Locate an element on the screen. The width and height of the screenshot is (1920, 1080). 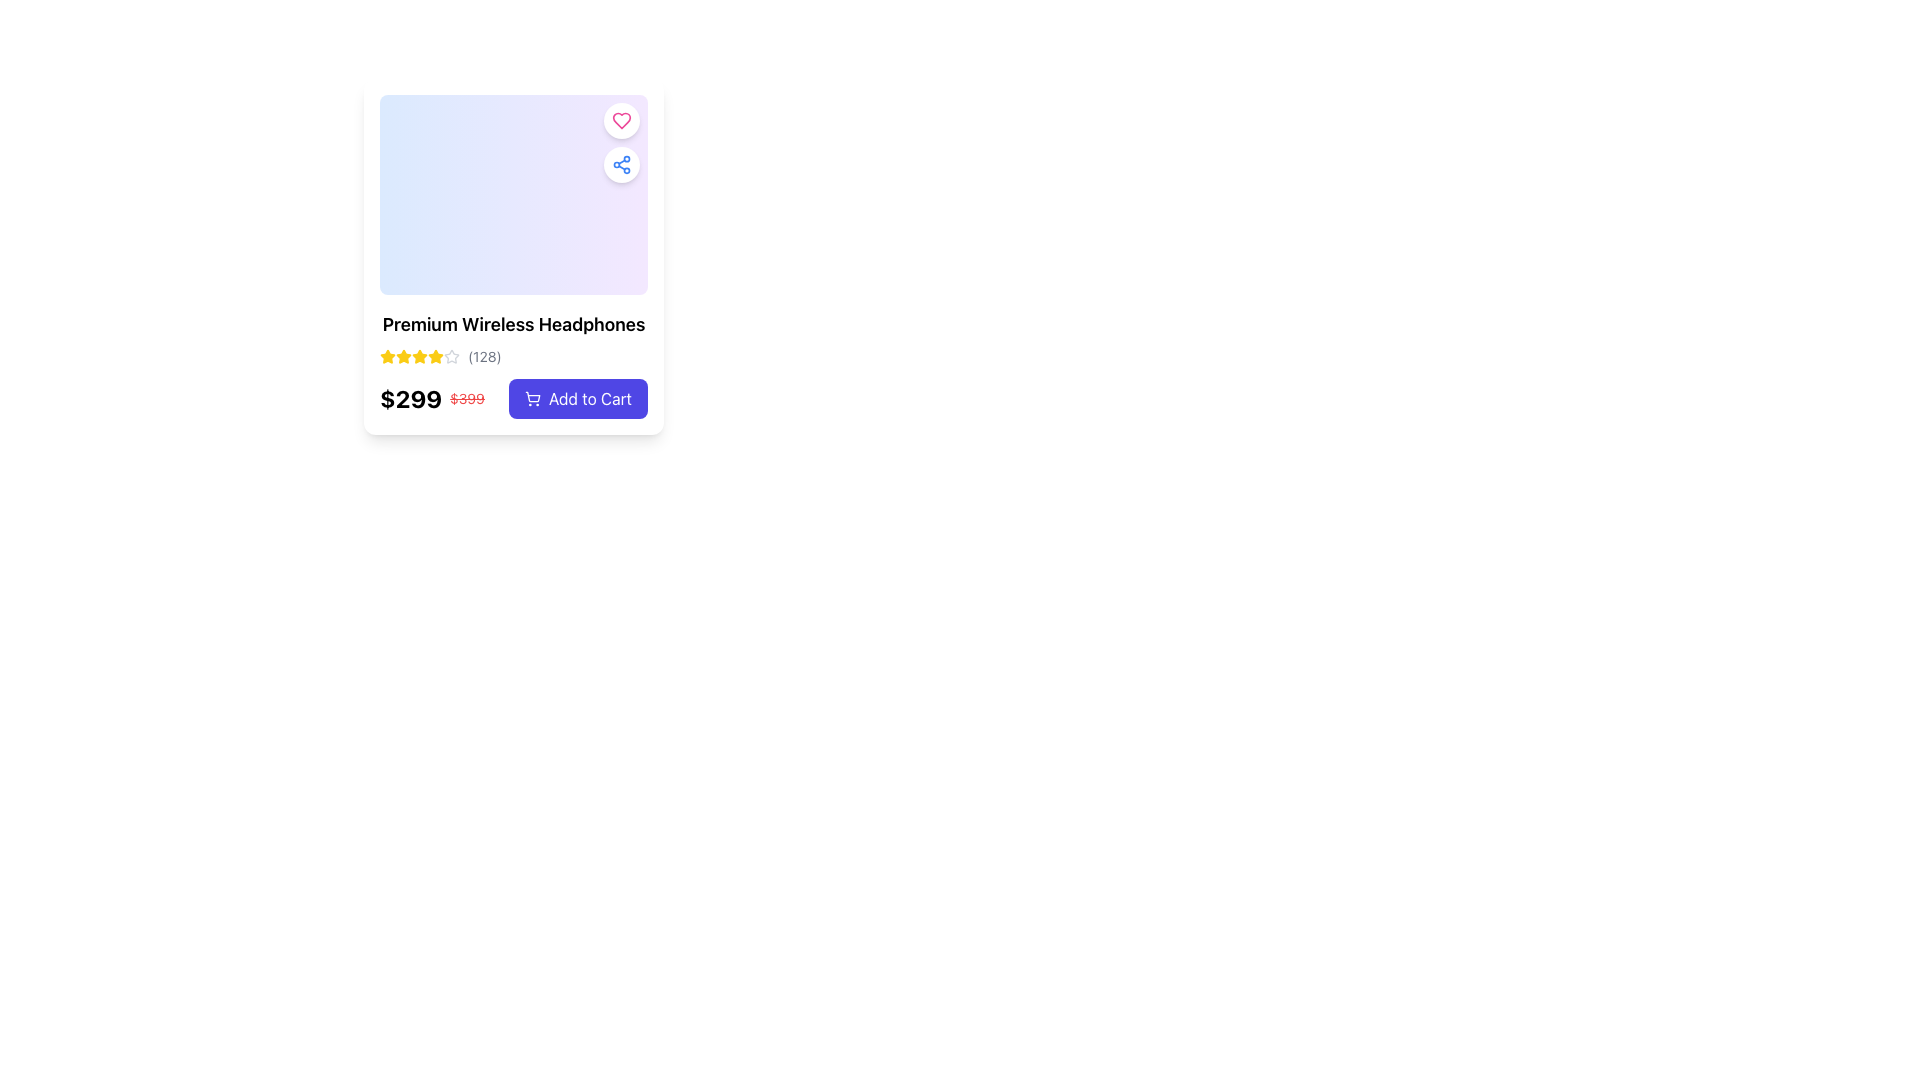
the fourth star in the five-star rating system located below the title 'Premium Wireless Headphones' and adjacent to the text label '(128)' is located at coordinates (419, 356).